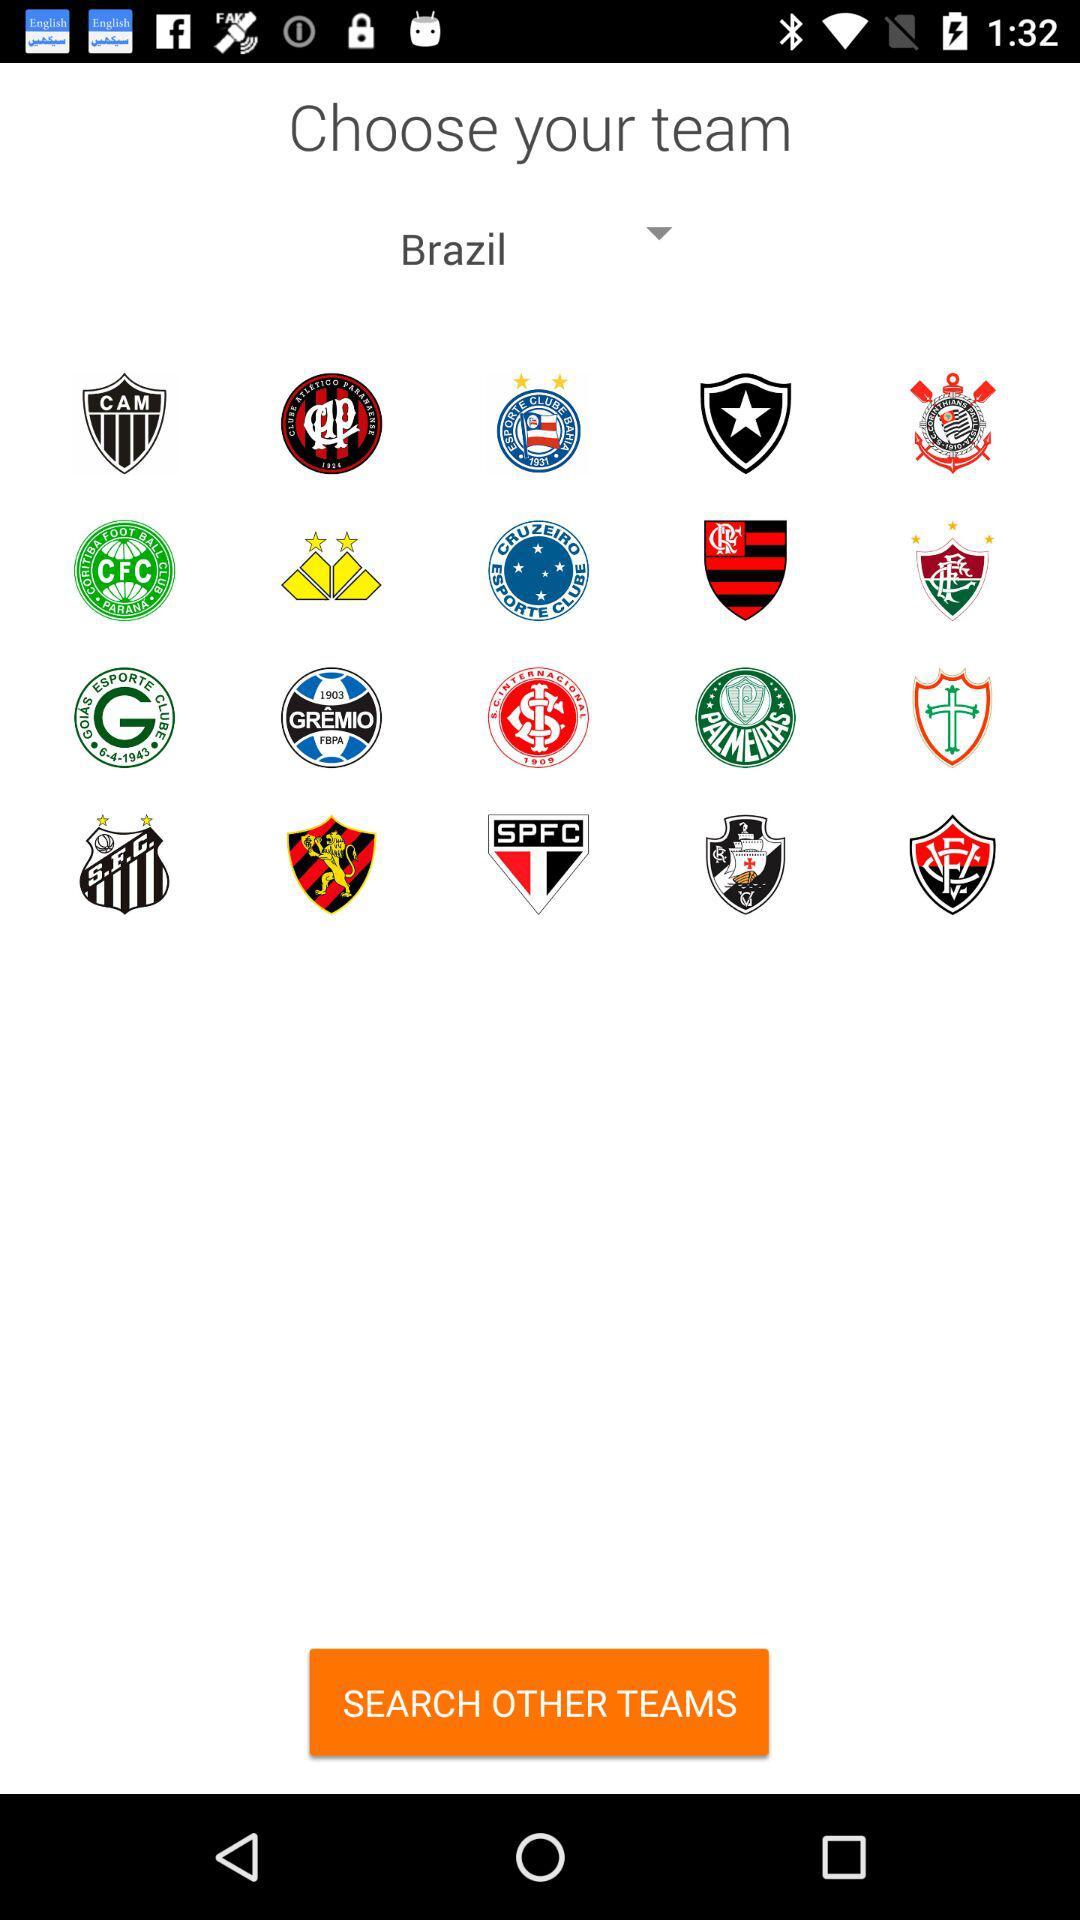 Image resolution: width=1080 pixels, height=1920 pixels. Describe the element at coordinates (537, 717) in the screenshot. I see `to choose this team` at that location.